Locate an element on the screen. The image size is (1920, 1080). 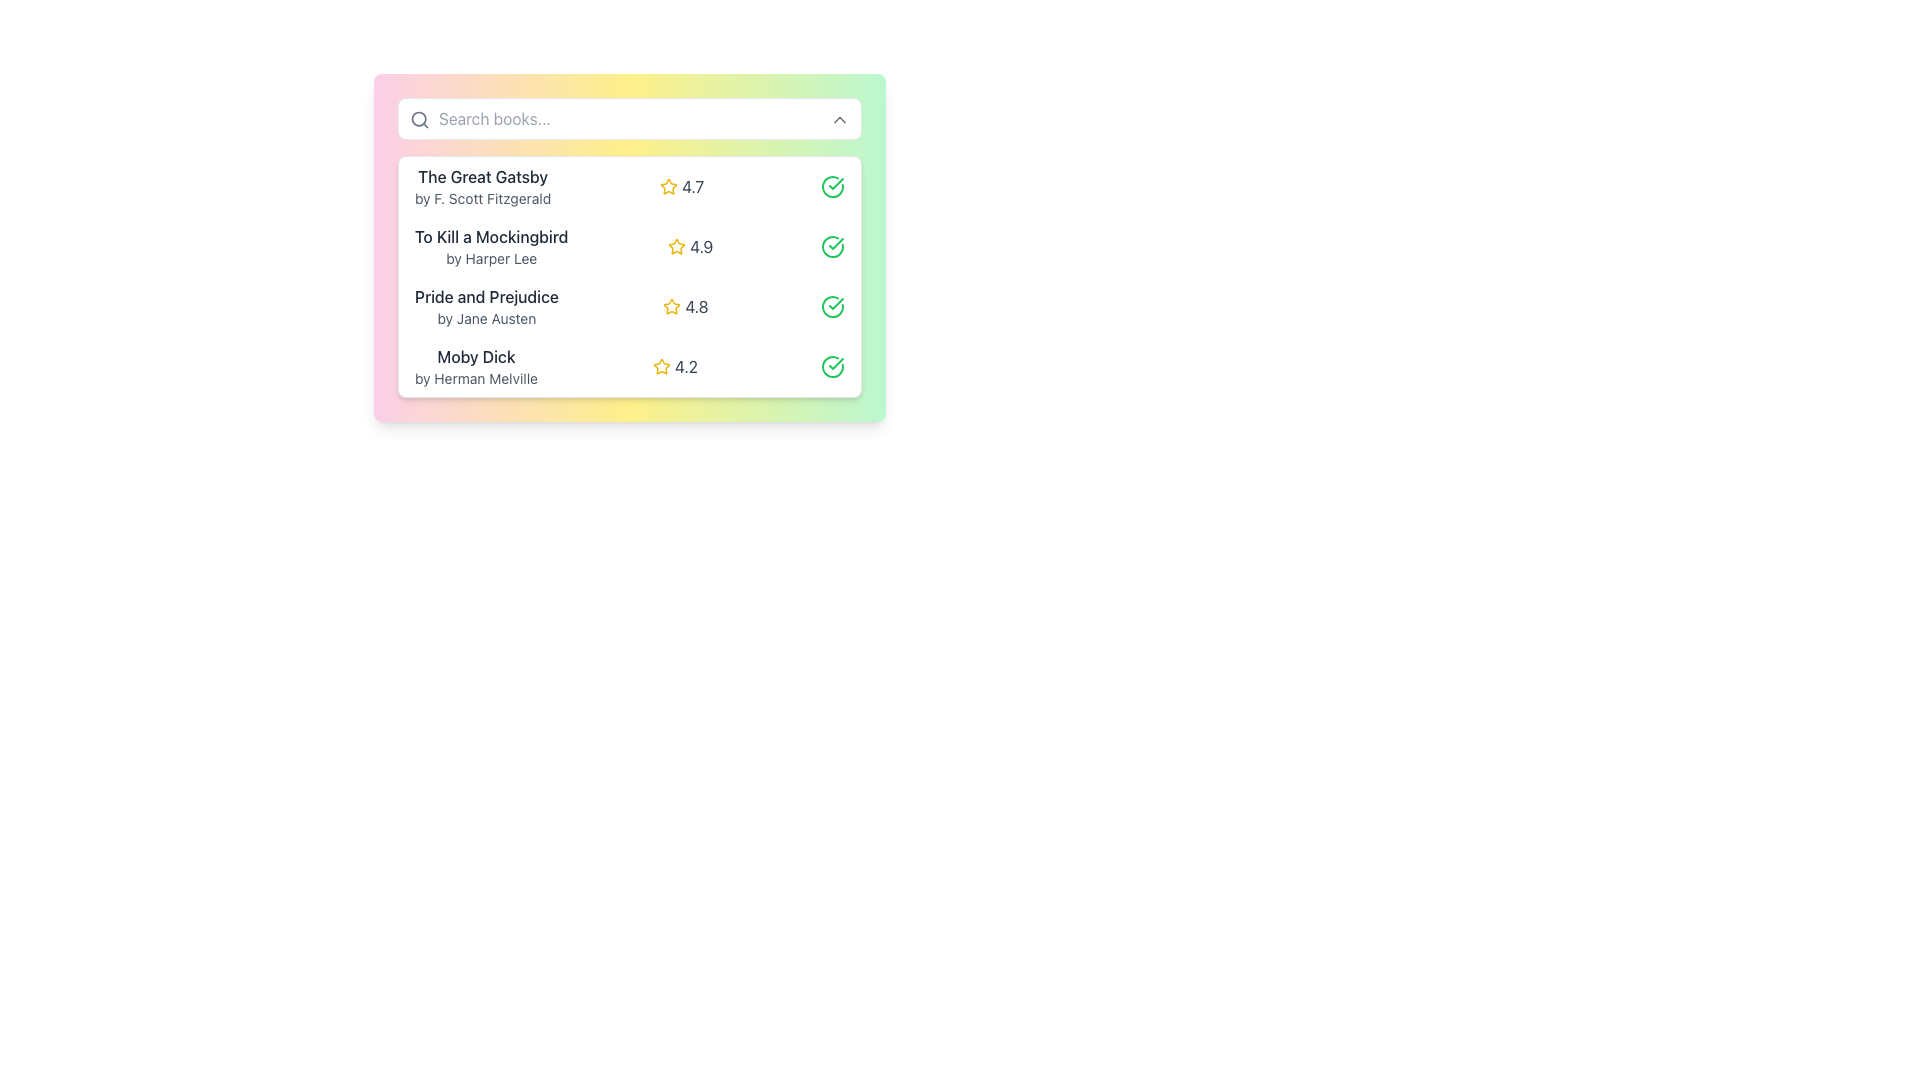
the green checkmark icon, which signifies approval or completion, located within the circular SVG icon is located at coordinates (836, 363).